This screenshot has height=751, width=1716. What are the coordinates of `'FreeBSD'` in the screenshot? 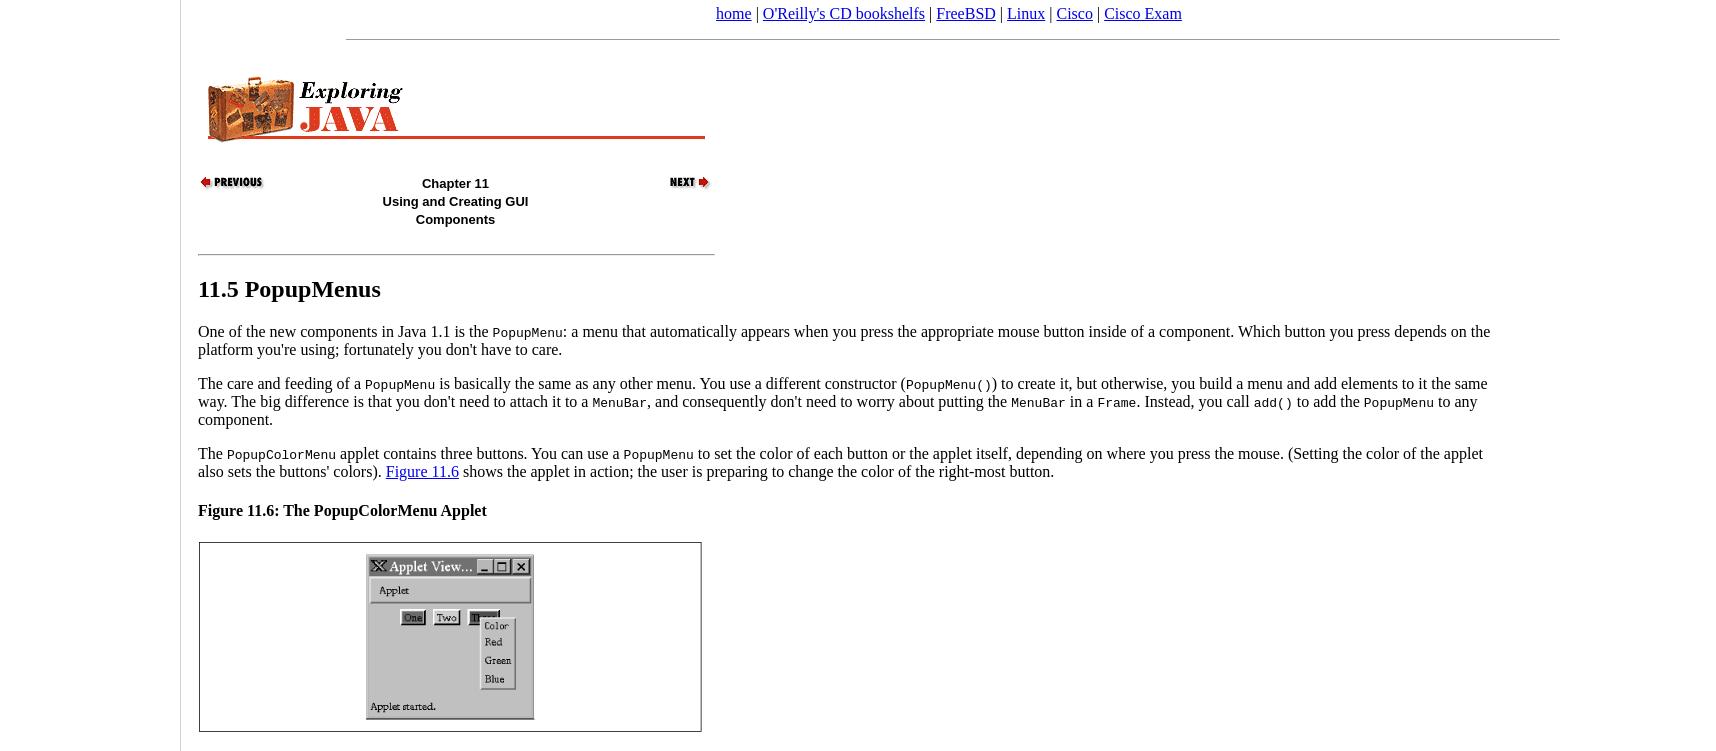 It's located at (935, 13).